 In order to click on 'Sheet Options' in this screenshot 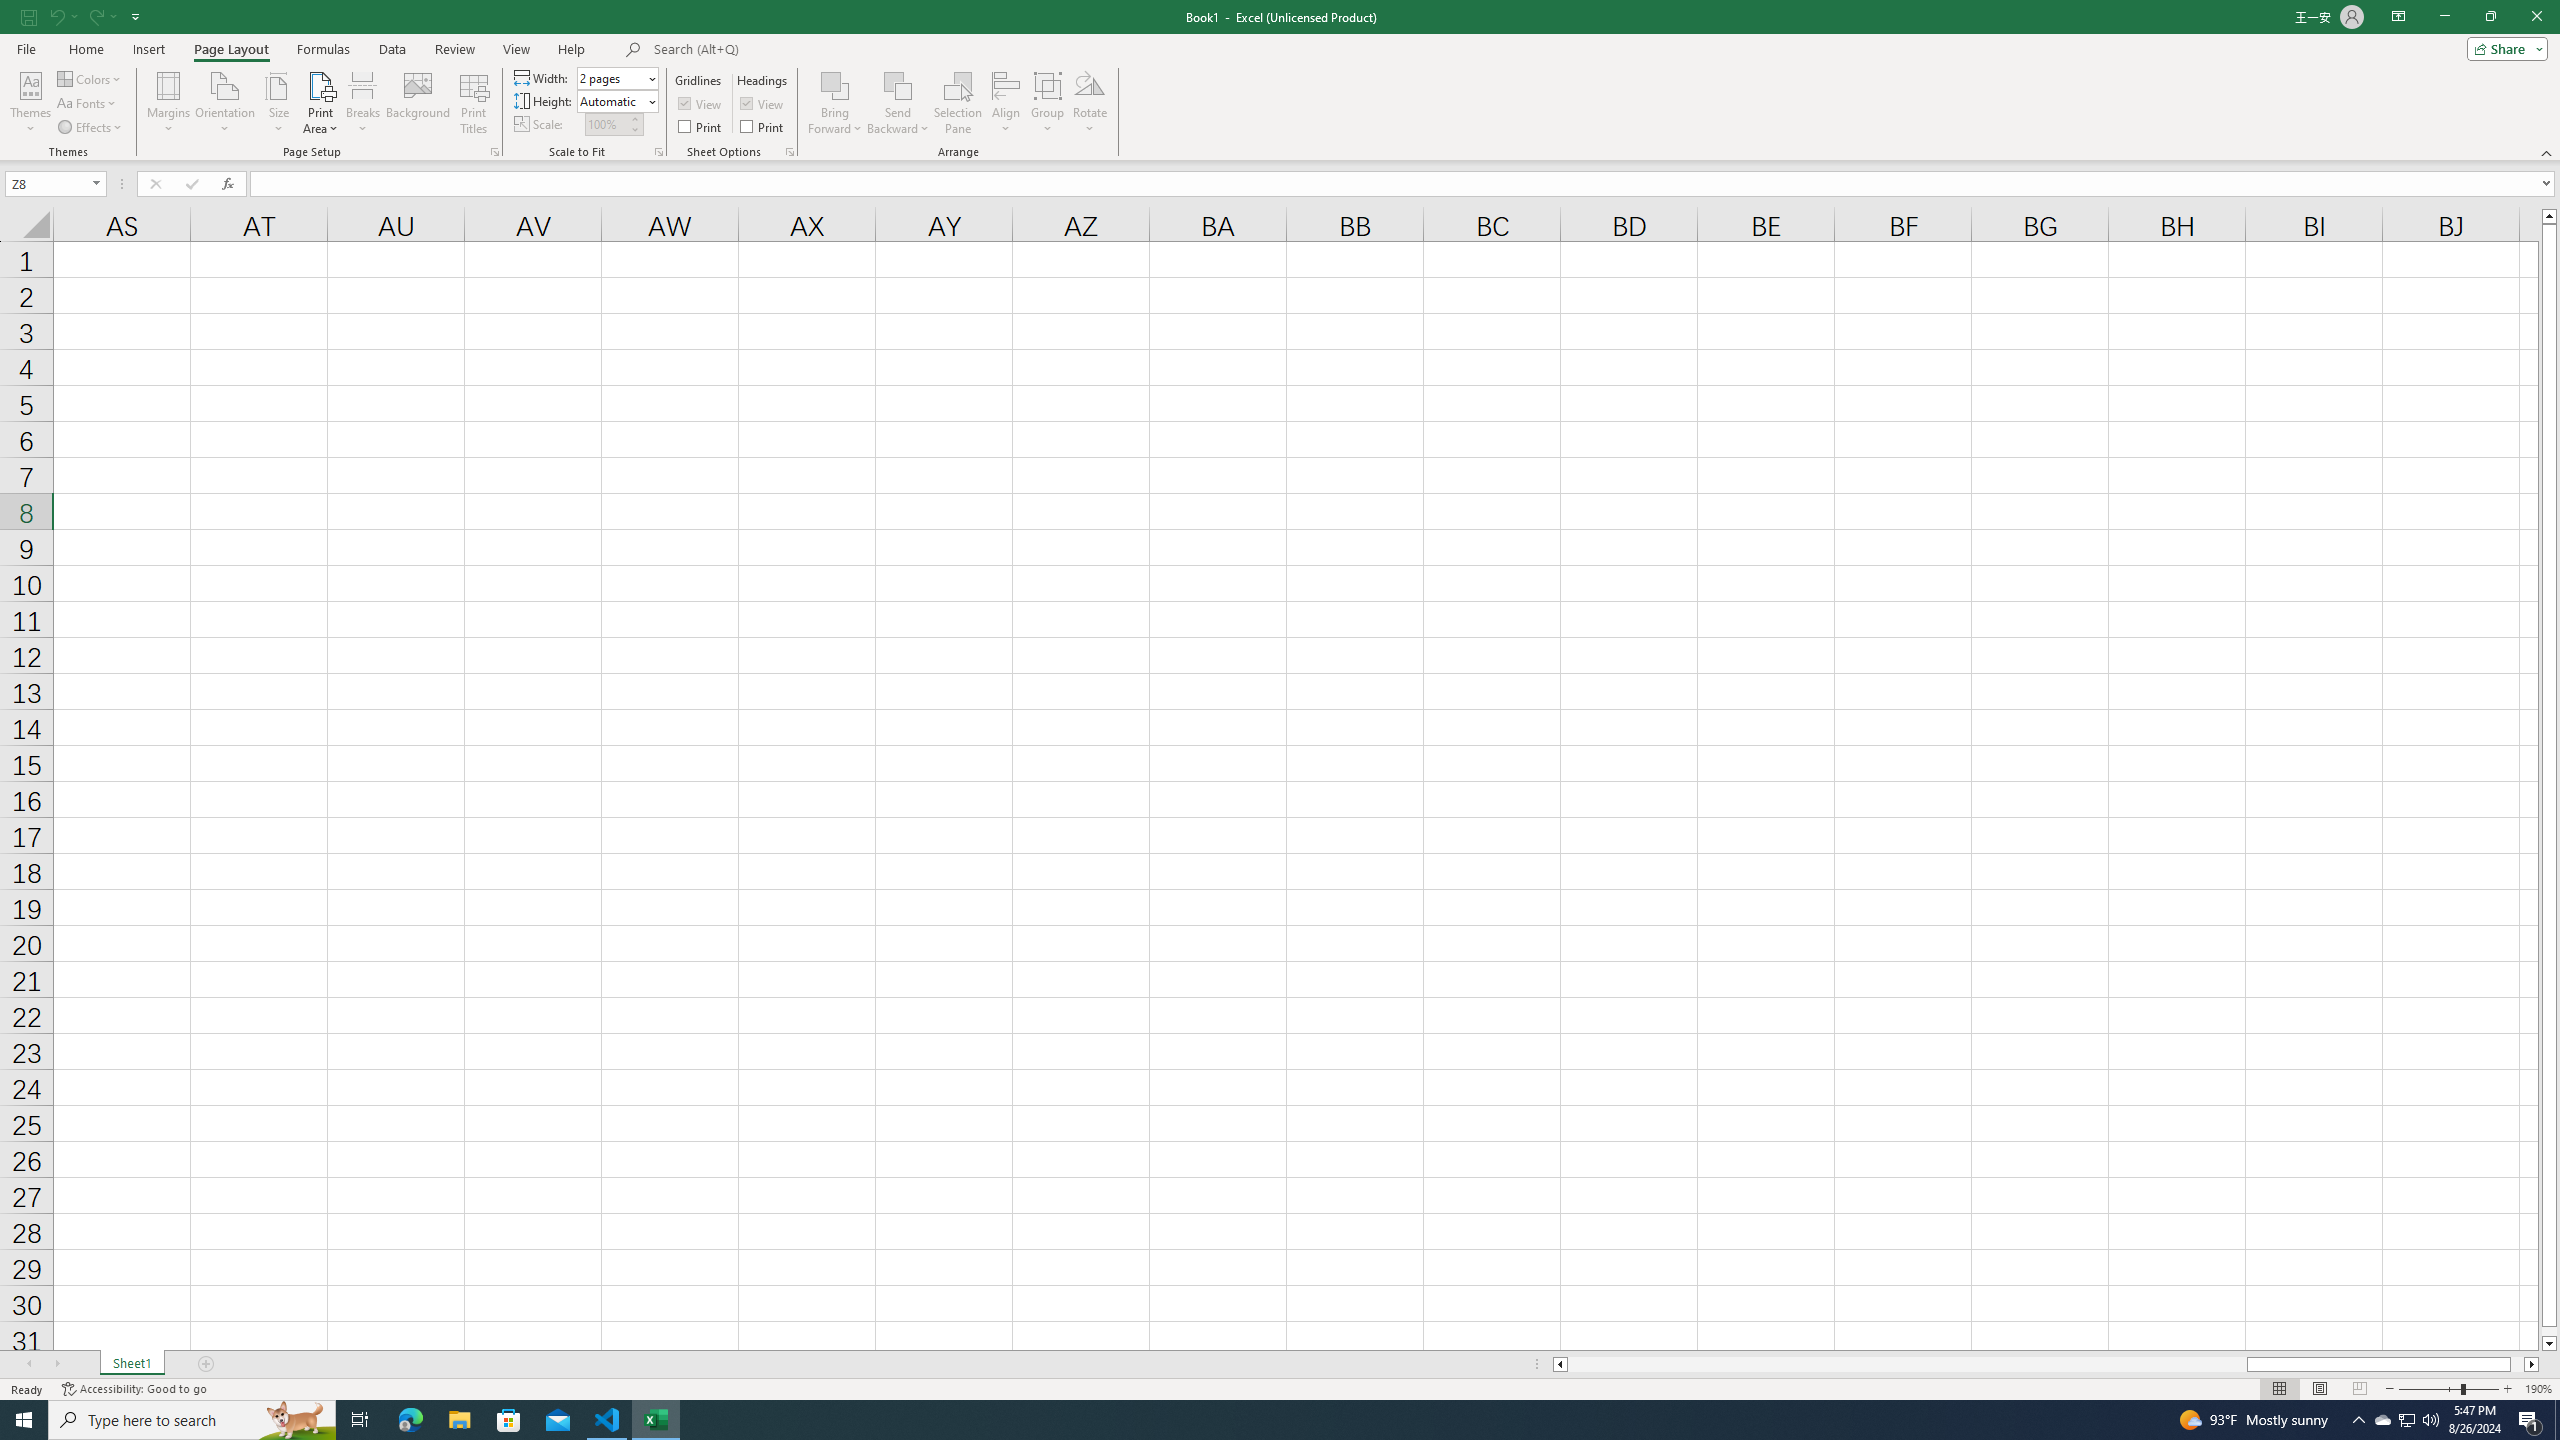, I will do `click(788, 150)`.